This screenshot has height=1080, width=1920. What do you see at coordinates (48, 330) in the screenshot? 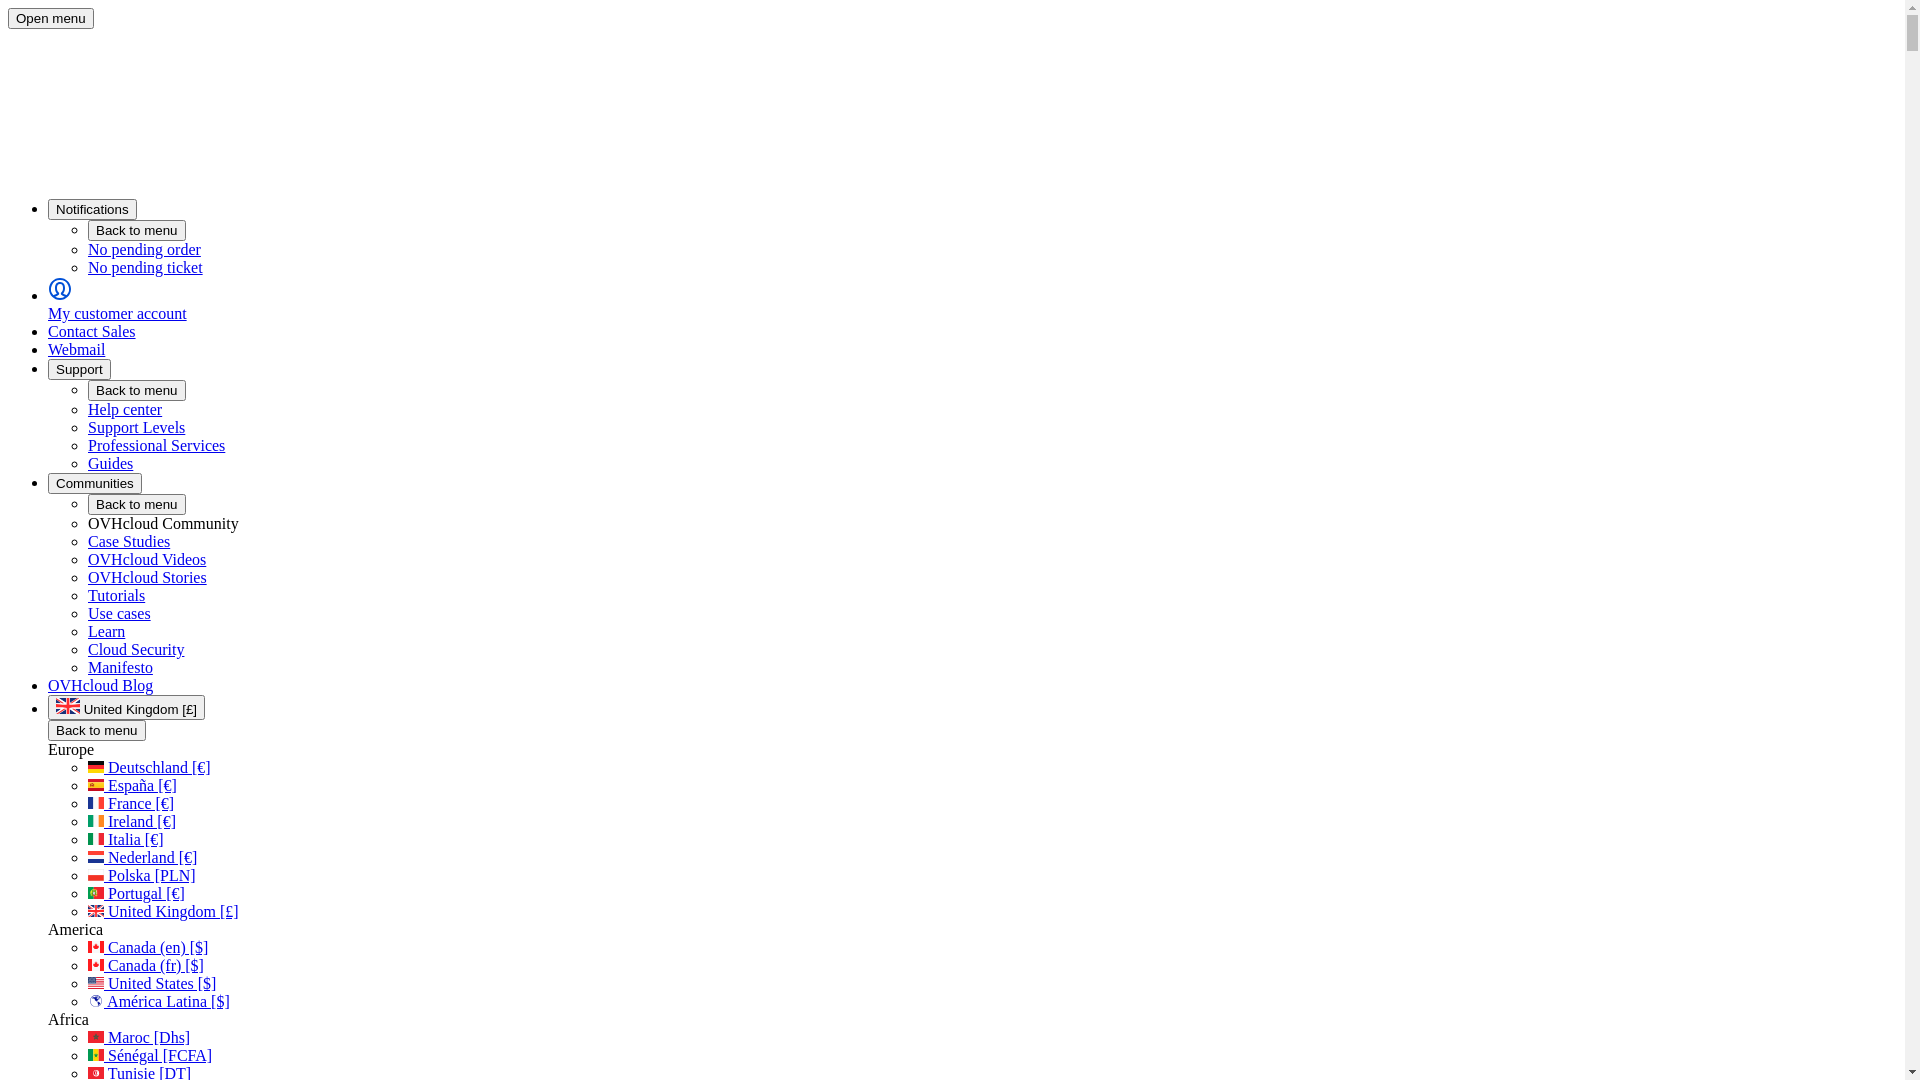
I see `'Contact Sales'` at bounding box center [48, 330].